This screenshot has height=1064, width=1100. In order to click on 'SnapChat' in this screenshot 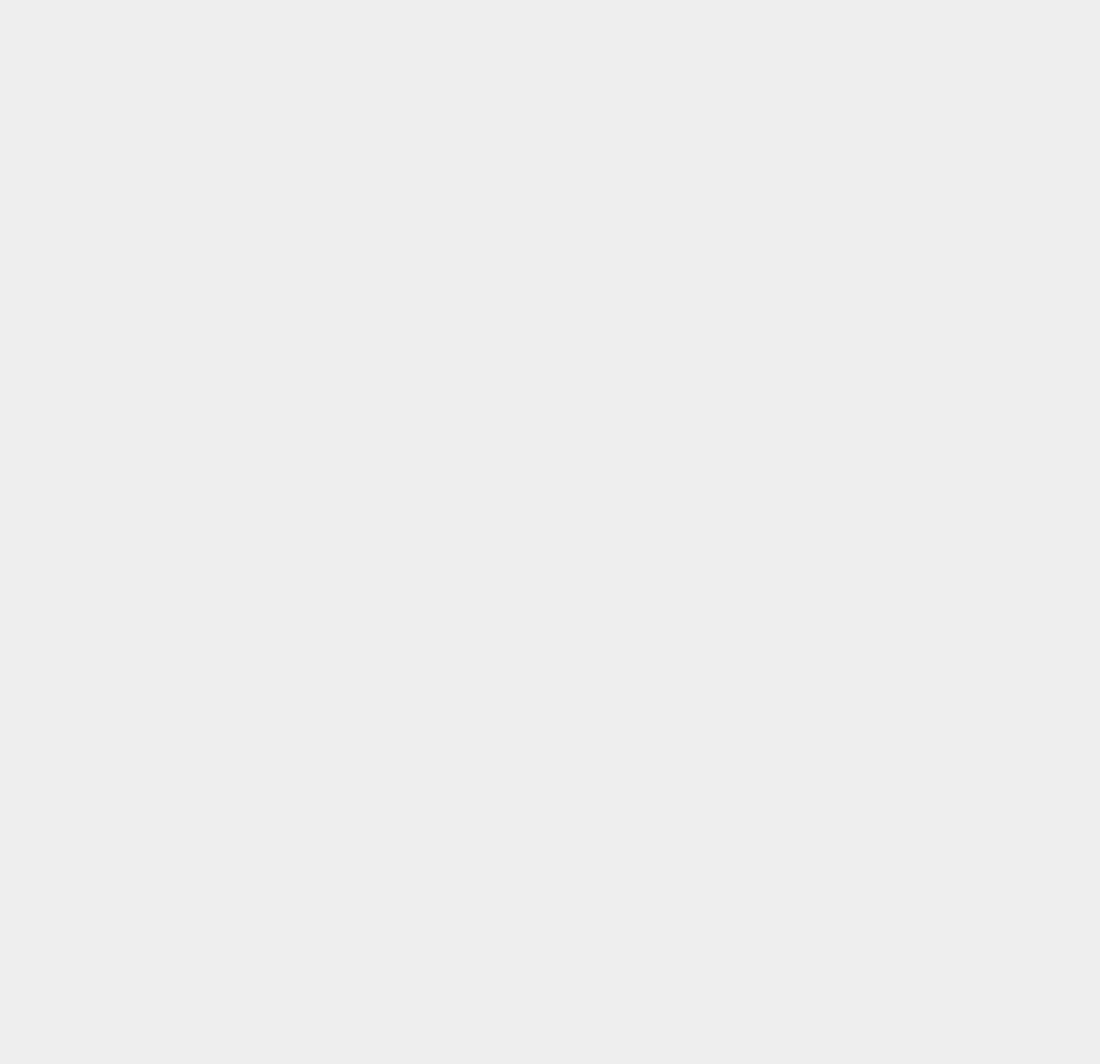, I will do `click(778, 137)`.